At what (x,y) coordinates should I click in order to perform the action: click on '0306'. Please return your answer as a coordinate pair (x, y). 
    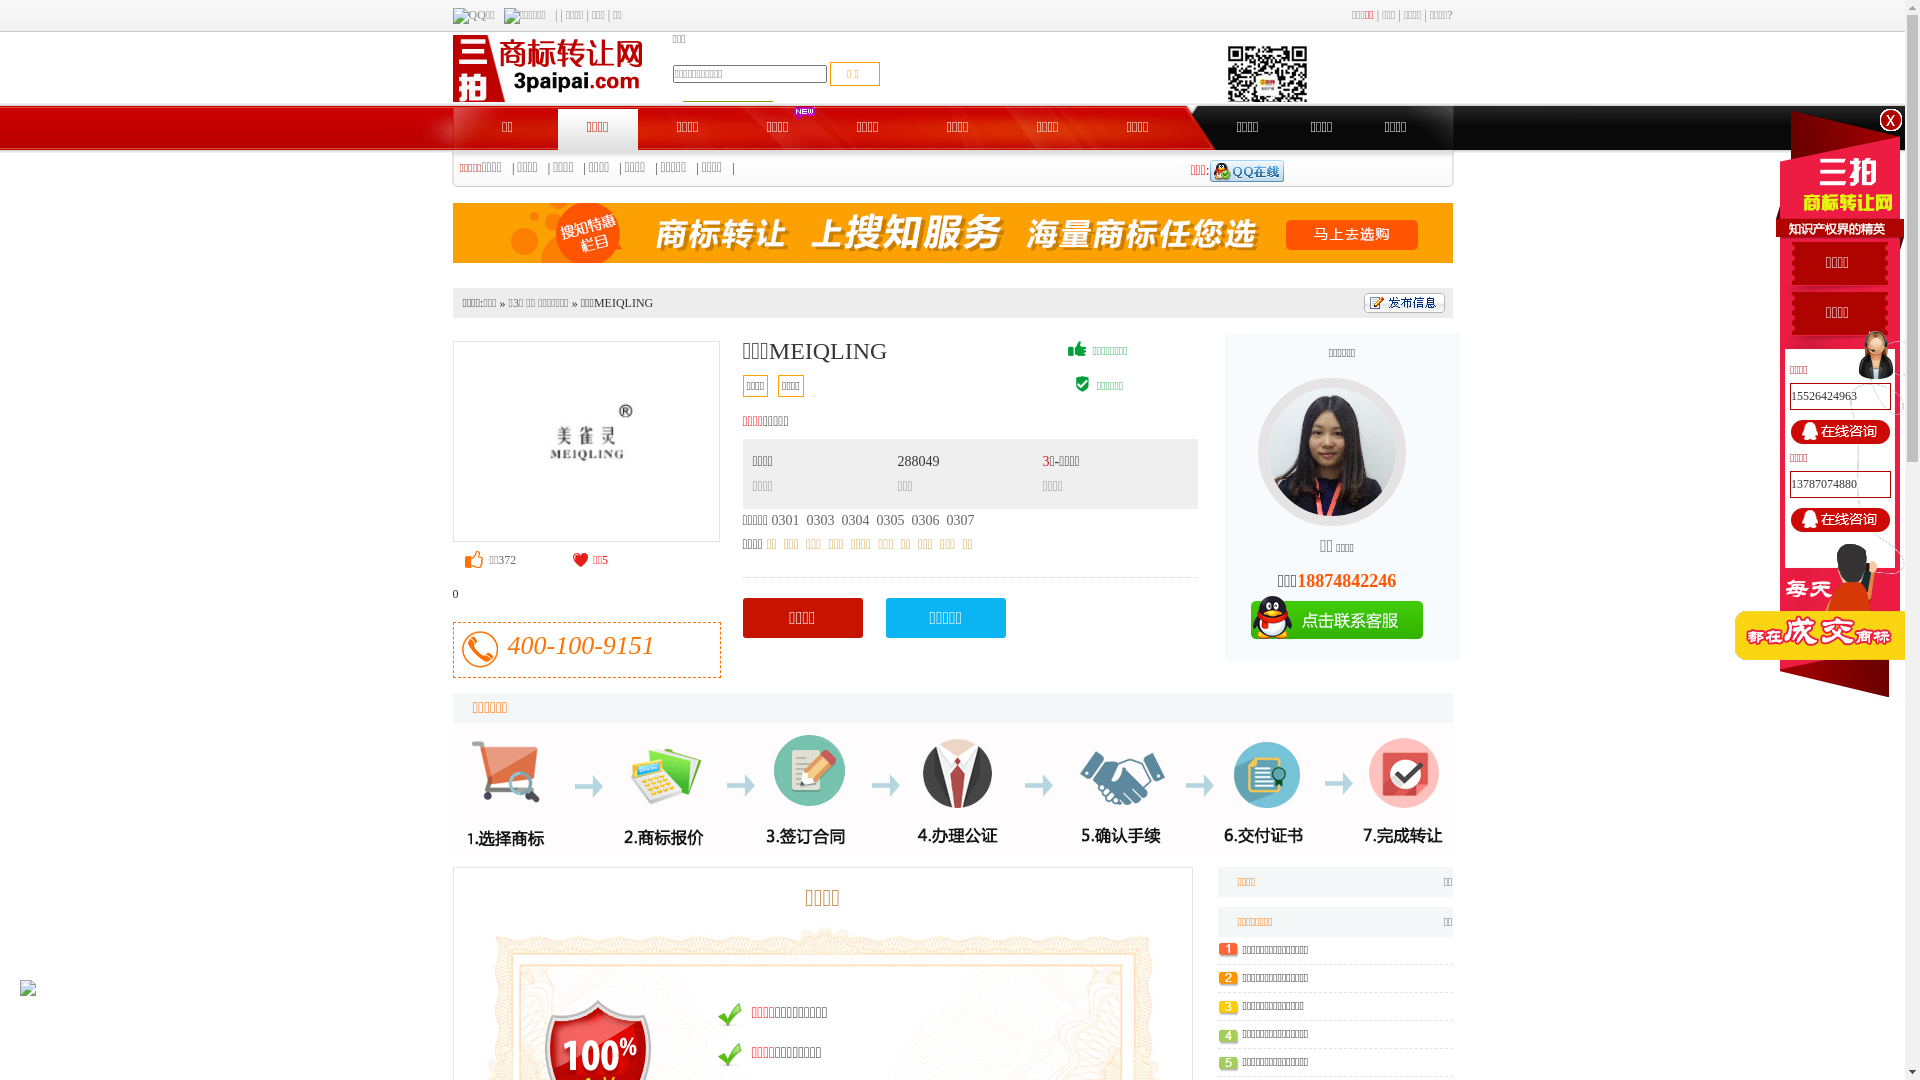
    Looking at the image, I should click on (925, 519).